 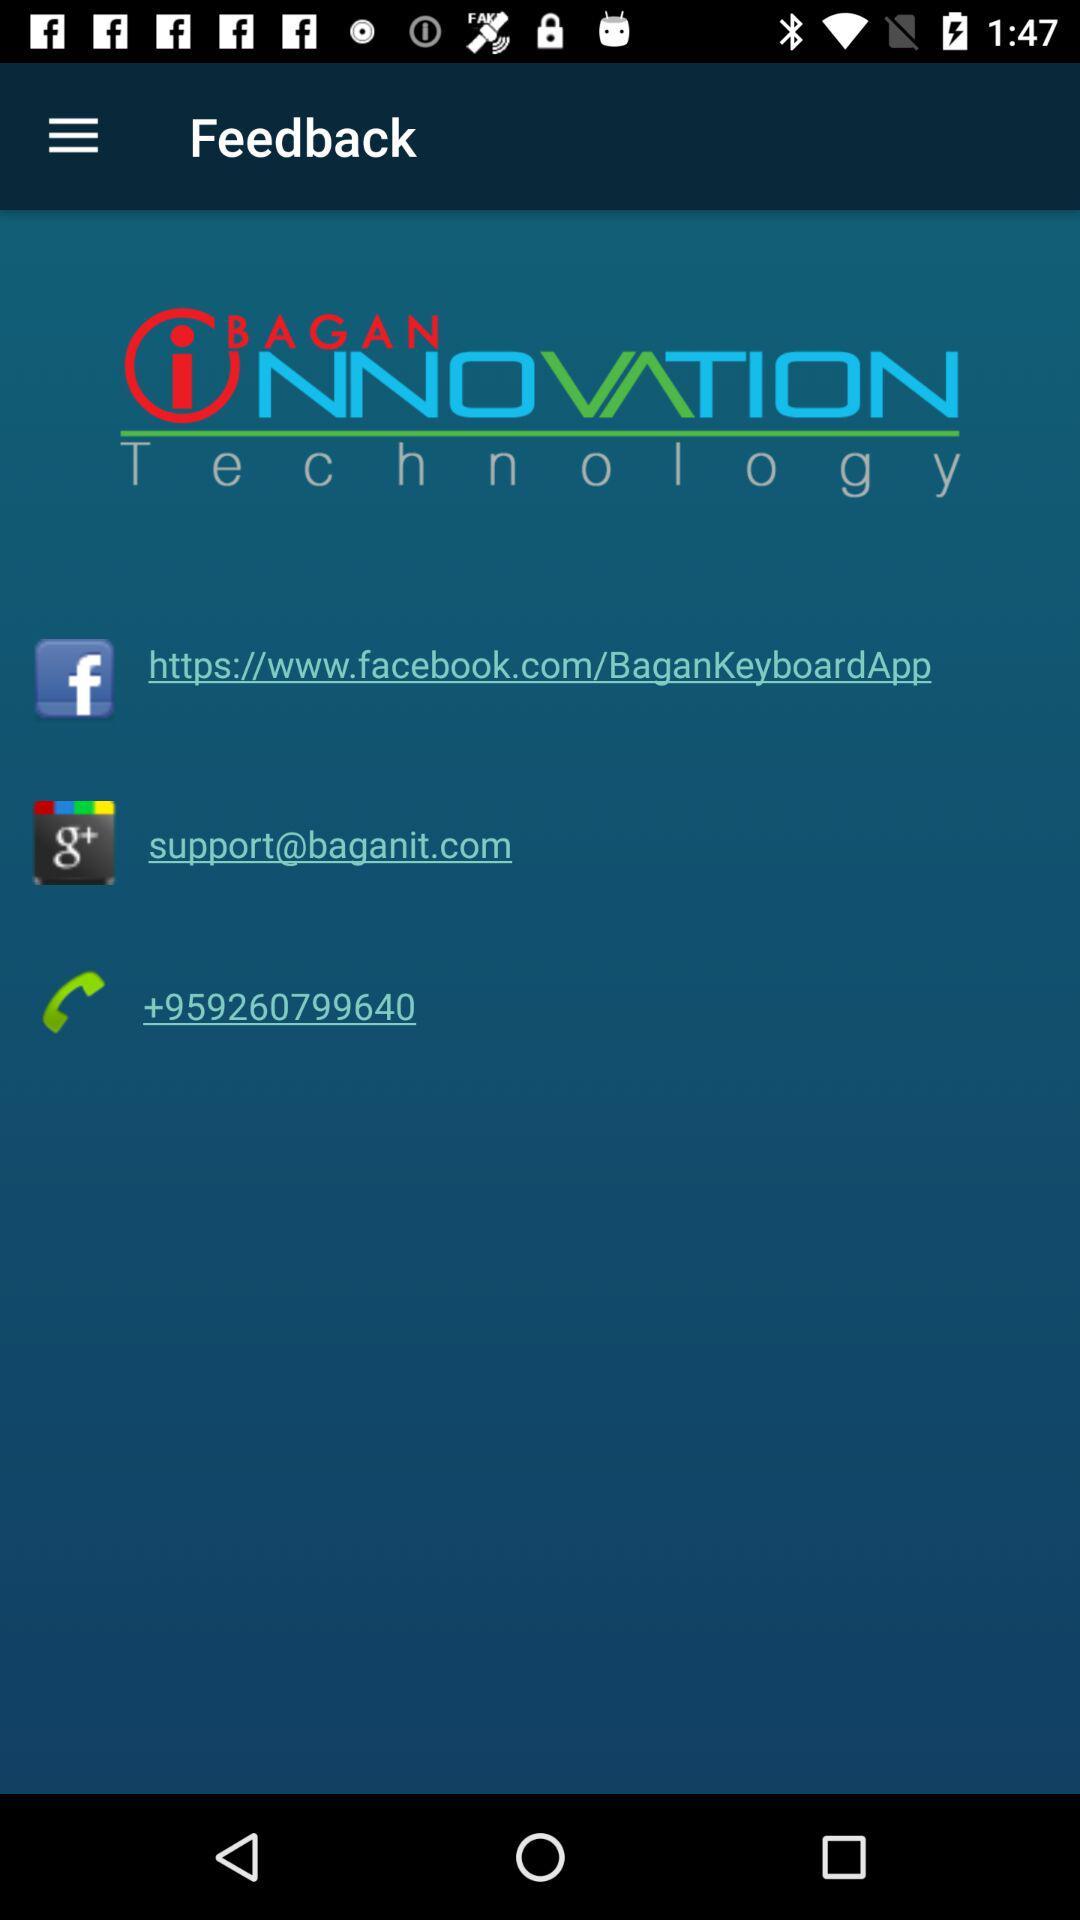 What do you see at coordinates (279, 1005) in the screenshot?
I see `+959260799640` at bounding box center [279, 1005].